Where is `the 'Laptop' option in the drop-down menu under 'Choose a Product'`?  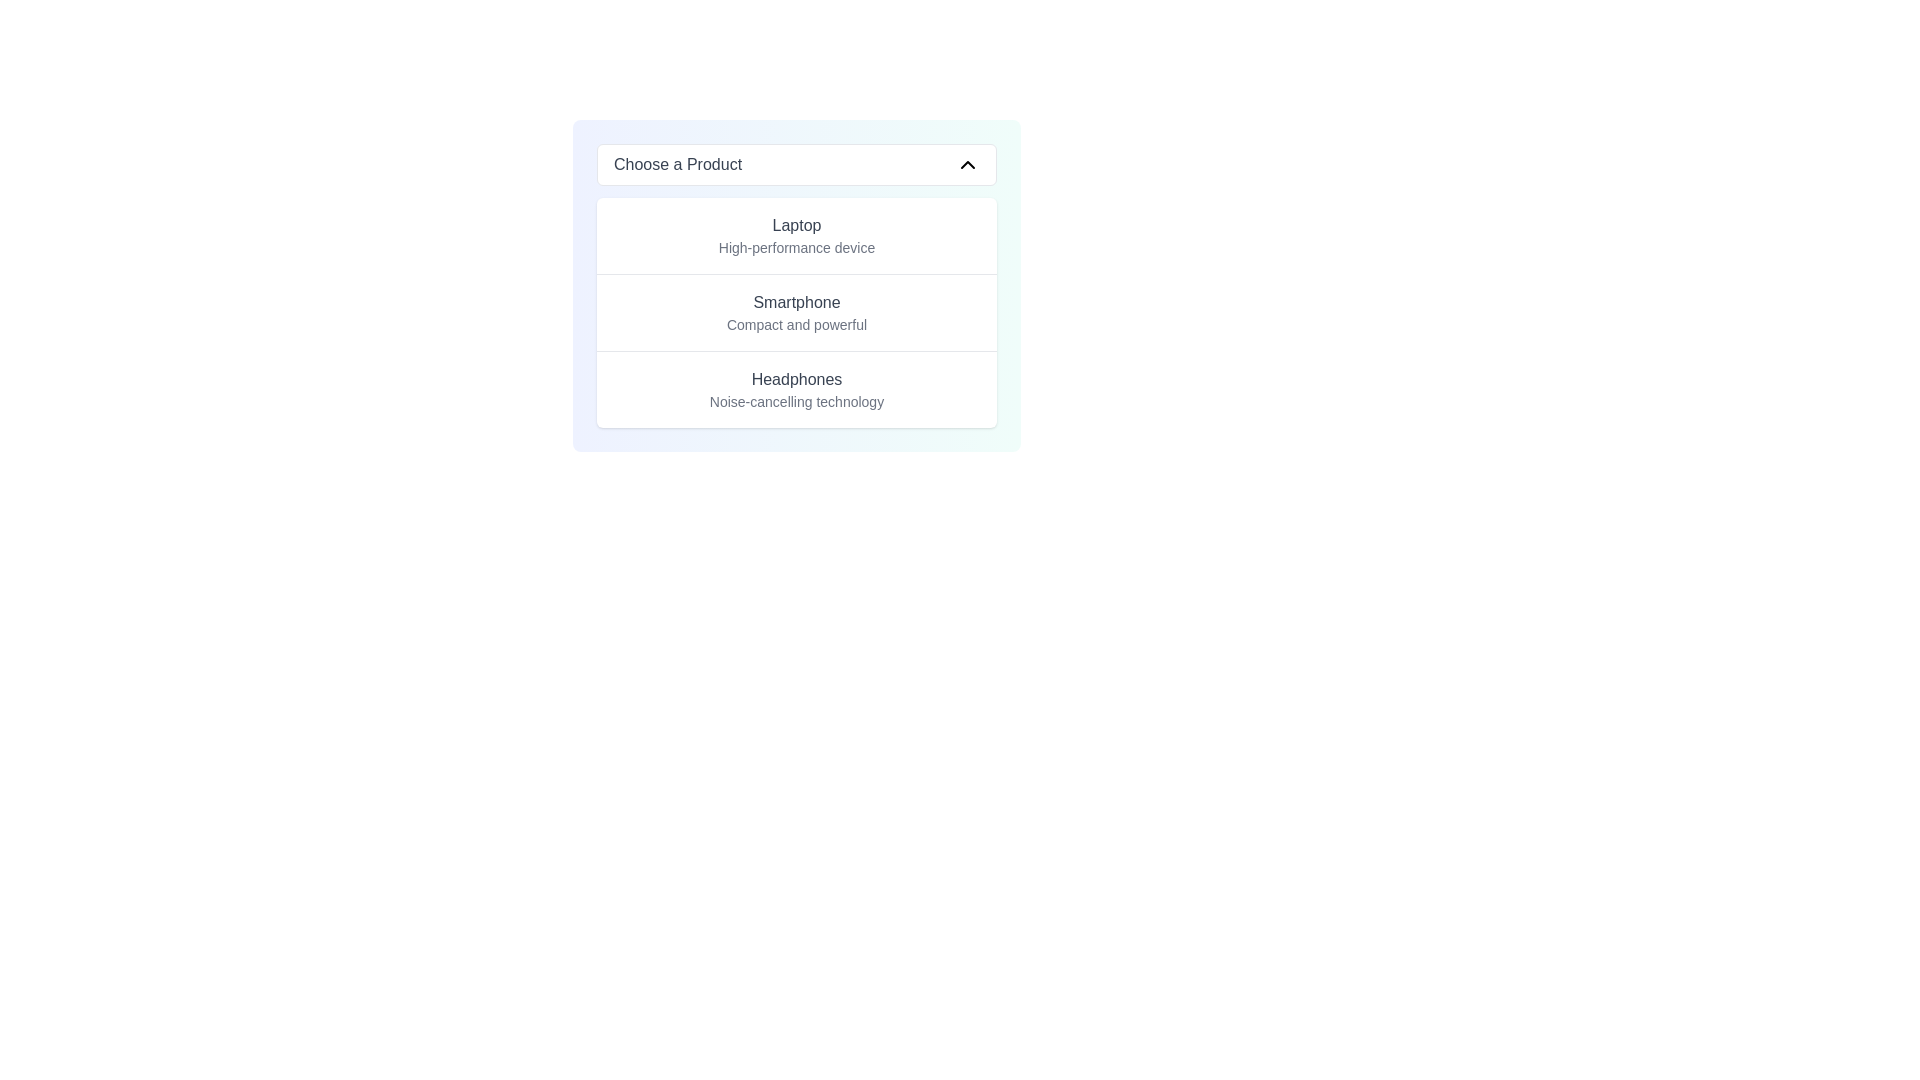 the 'Laptop' option in the drop-down menu under 'Choose a Product' is located at coordinates (795, 225).